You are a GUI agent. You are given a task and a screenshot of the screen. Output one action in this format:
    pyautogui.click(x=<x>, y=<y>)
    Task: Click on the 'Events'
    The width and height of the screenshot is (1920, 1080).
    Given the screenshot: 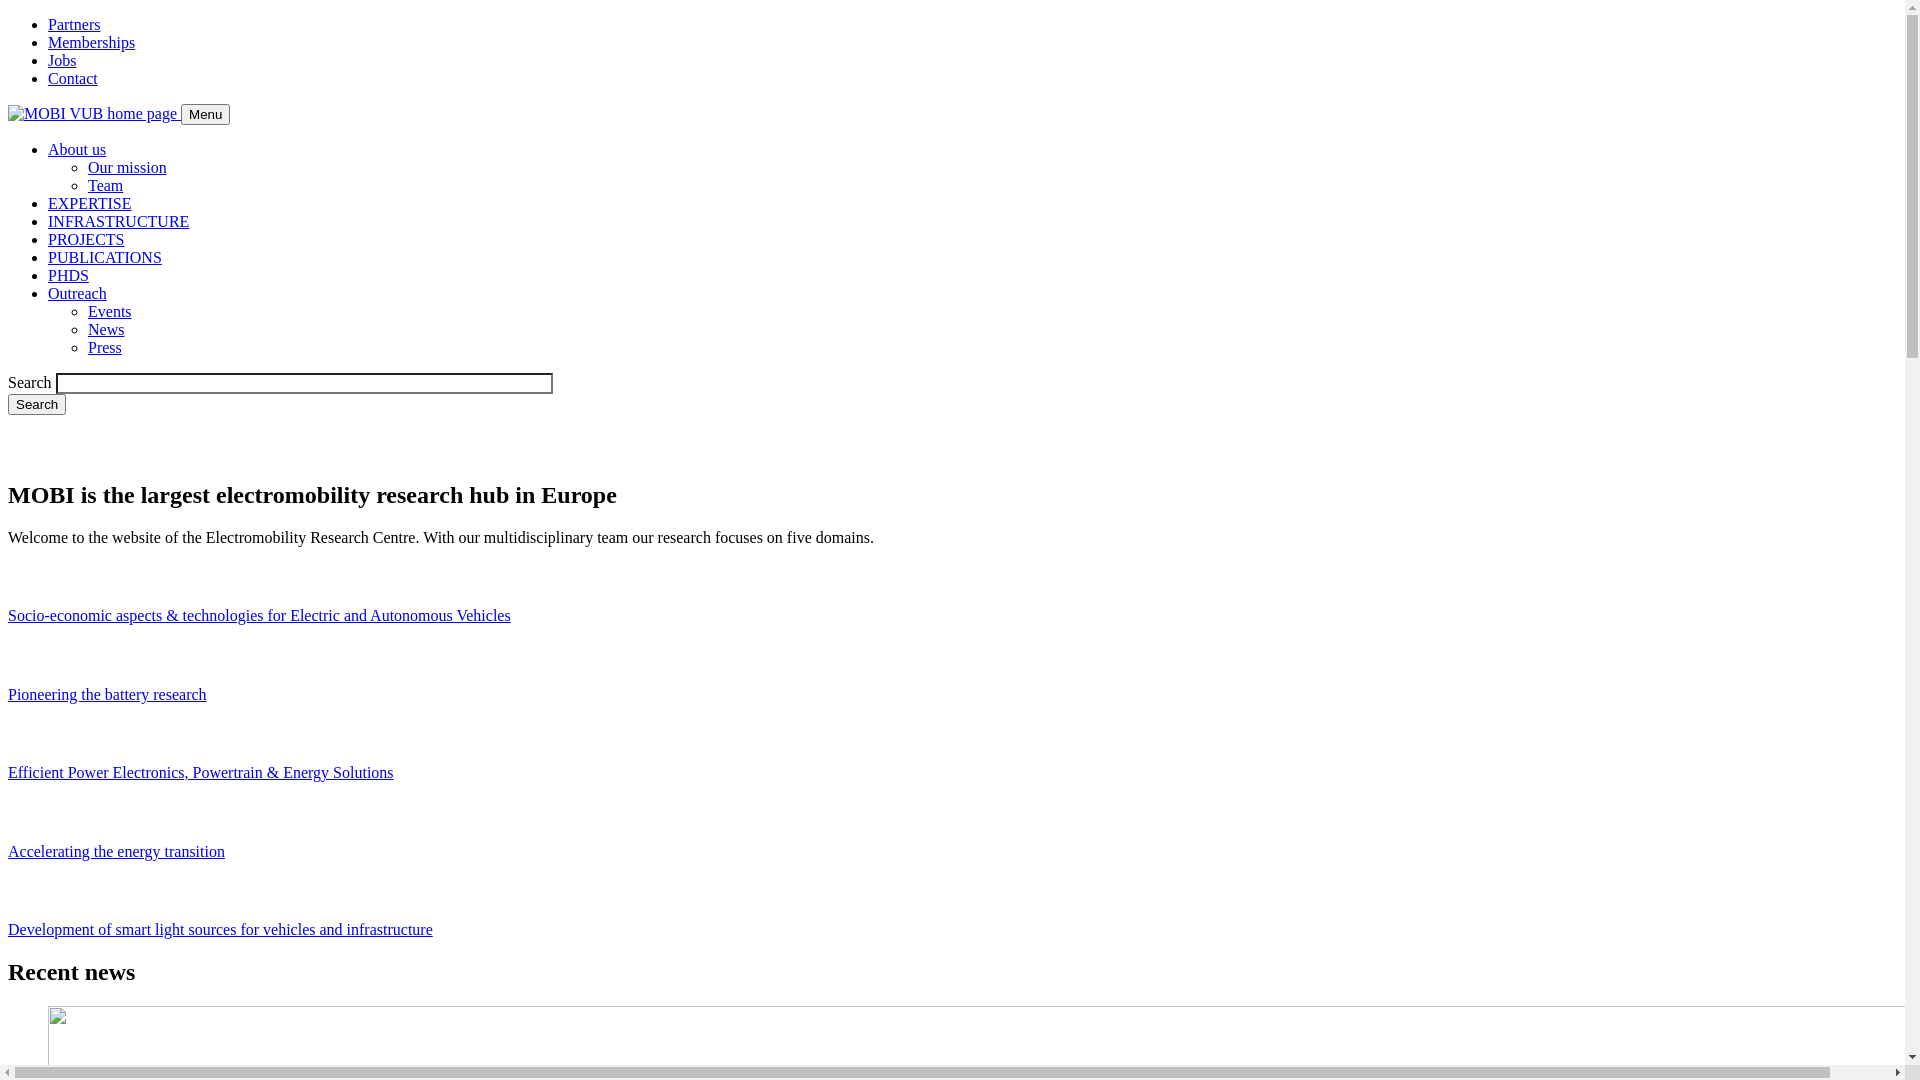 What is the action you would take?
    pyautogui.click(x=109, y=311)
    